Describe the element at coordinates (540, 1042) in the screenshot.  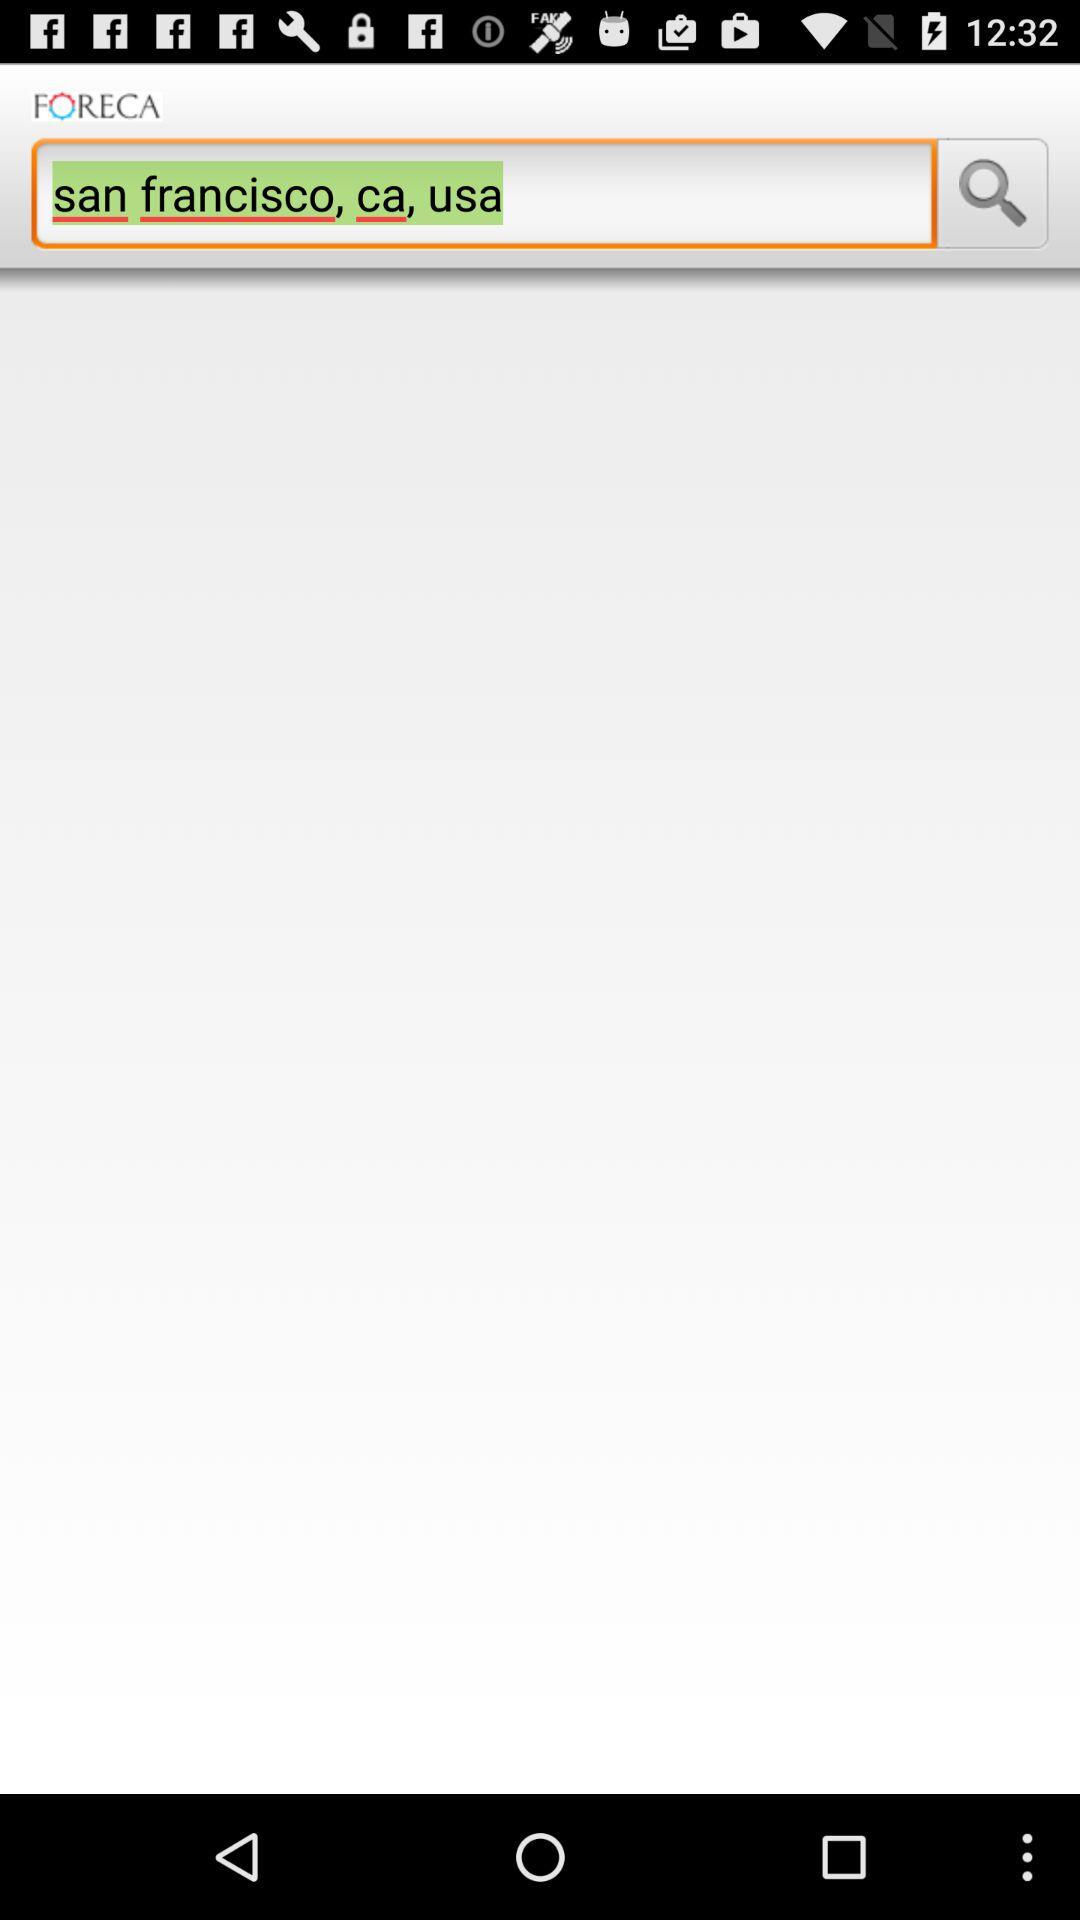
I see `icon below san francisco ca item` at that location.